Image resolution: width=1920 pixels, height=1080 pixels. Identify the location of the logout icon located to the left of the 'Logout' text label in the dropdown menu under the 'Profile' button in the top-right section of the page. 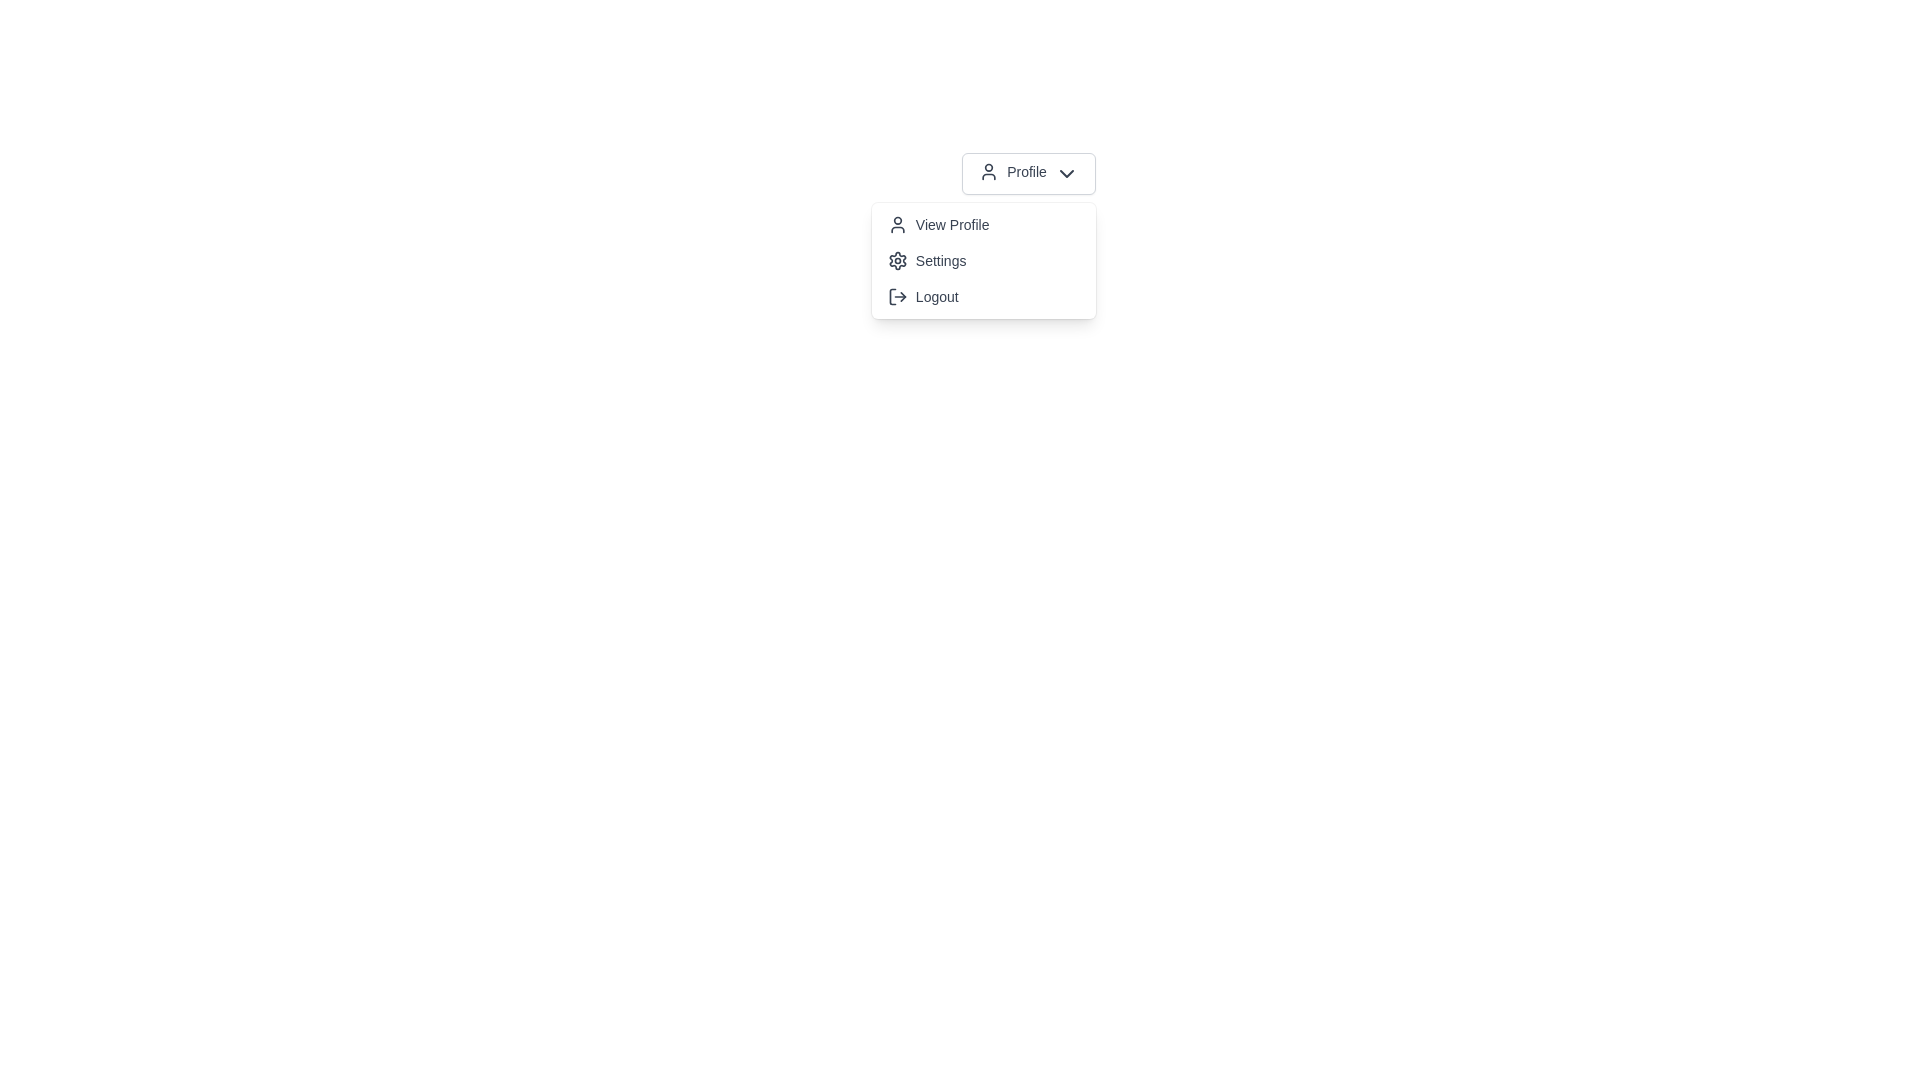
(896, 297).